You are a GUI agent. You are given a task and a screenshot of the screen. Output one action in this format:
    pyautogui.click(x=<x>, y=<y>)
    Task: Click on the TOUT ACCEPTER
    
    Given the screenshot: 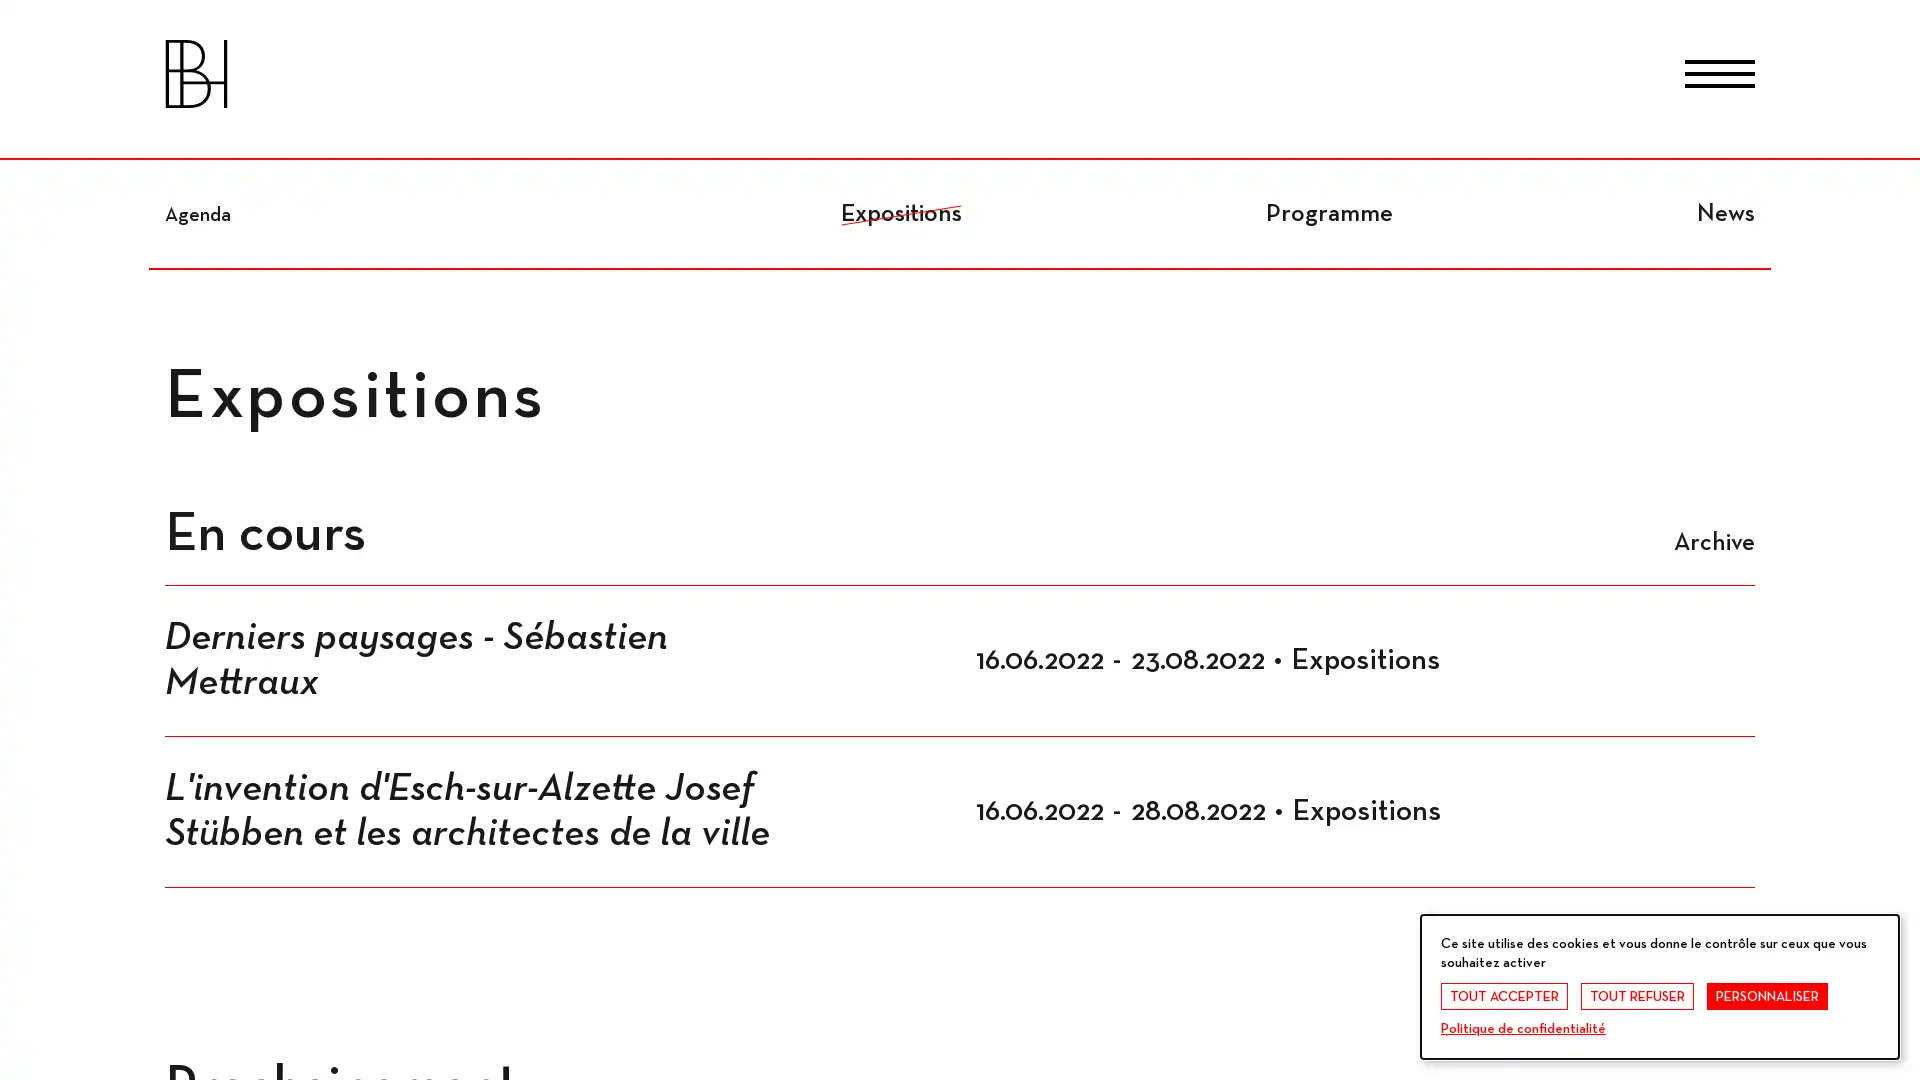 What is the action you would take?
    pyautogui.click(x=1504, y=996)
    